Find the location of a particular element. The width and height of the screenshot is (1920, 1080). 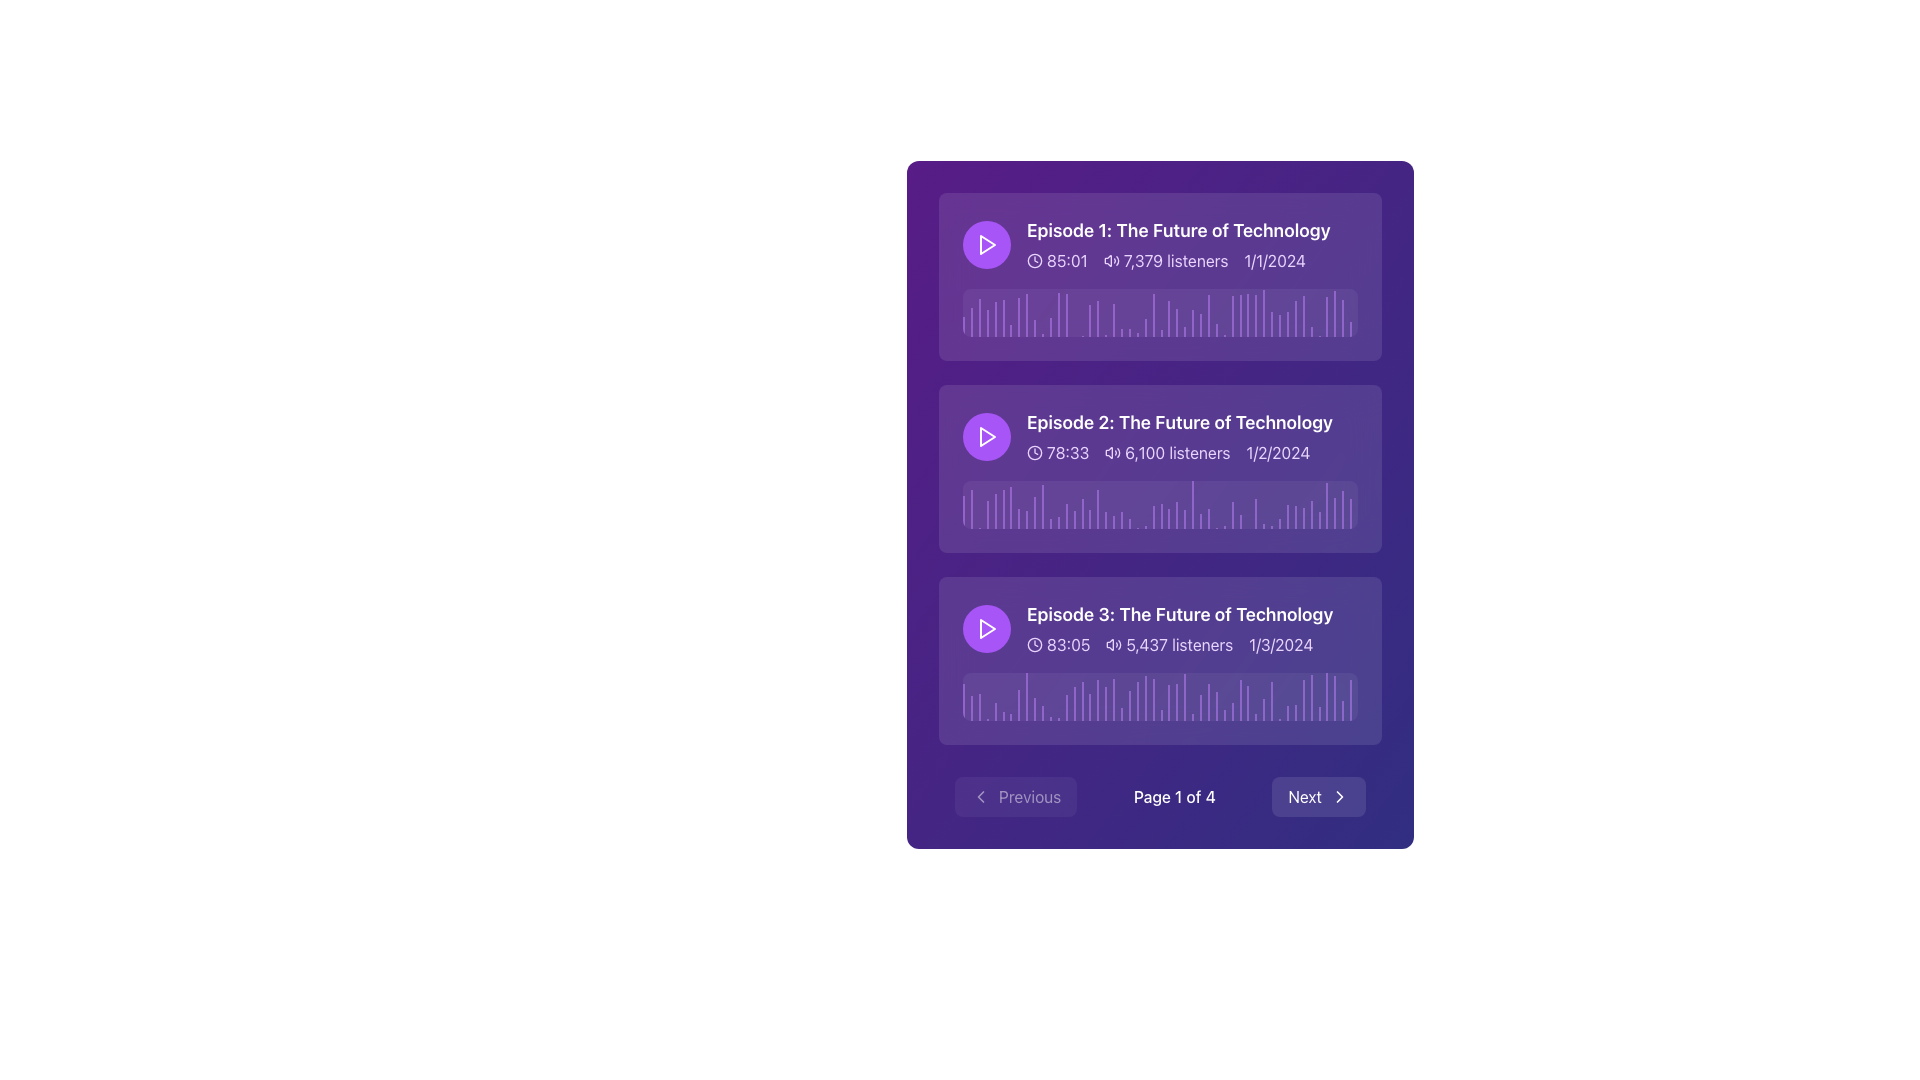

the graphical bar representing data in the first episode card, located below the title and metadata is located at coordinates (1049, 326).